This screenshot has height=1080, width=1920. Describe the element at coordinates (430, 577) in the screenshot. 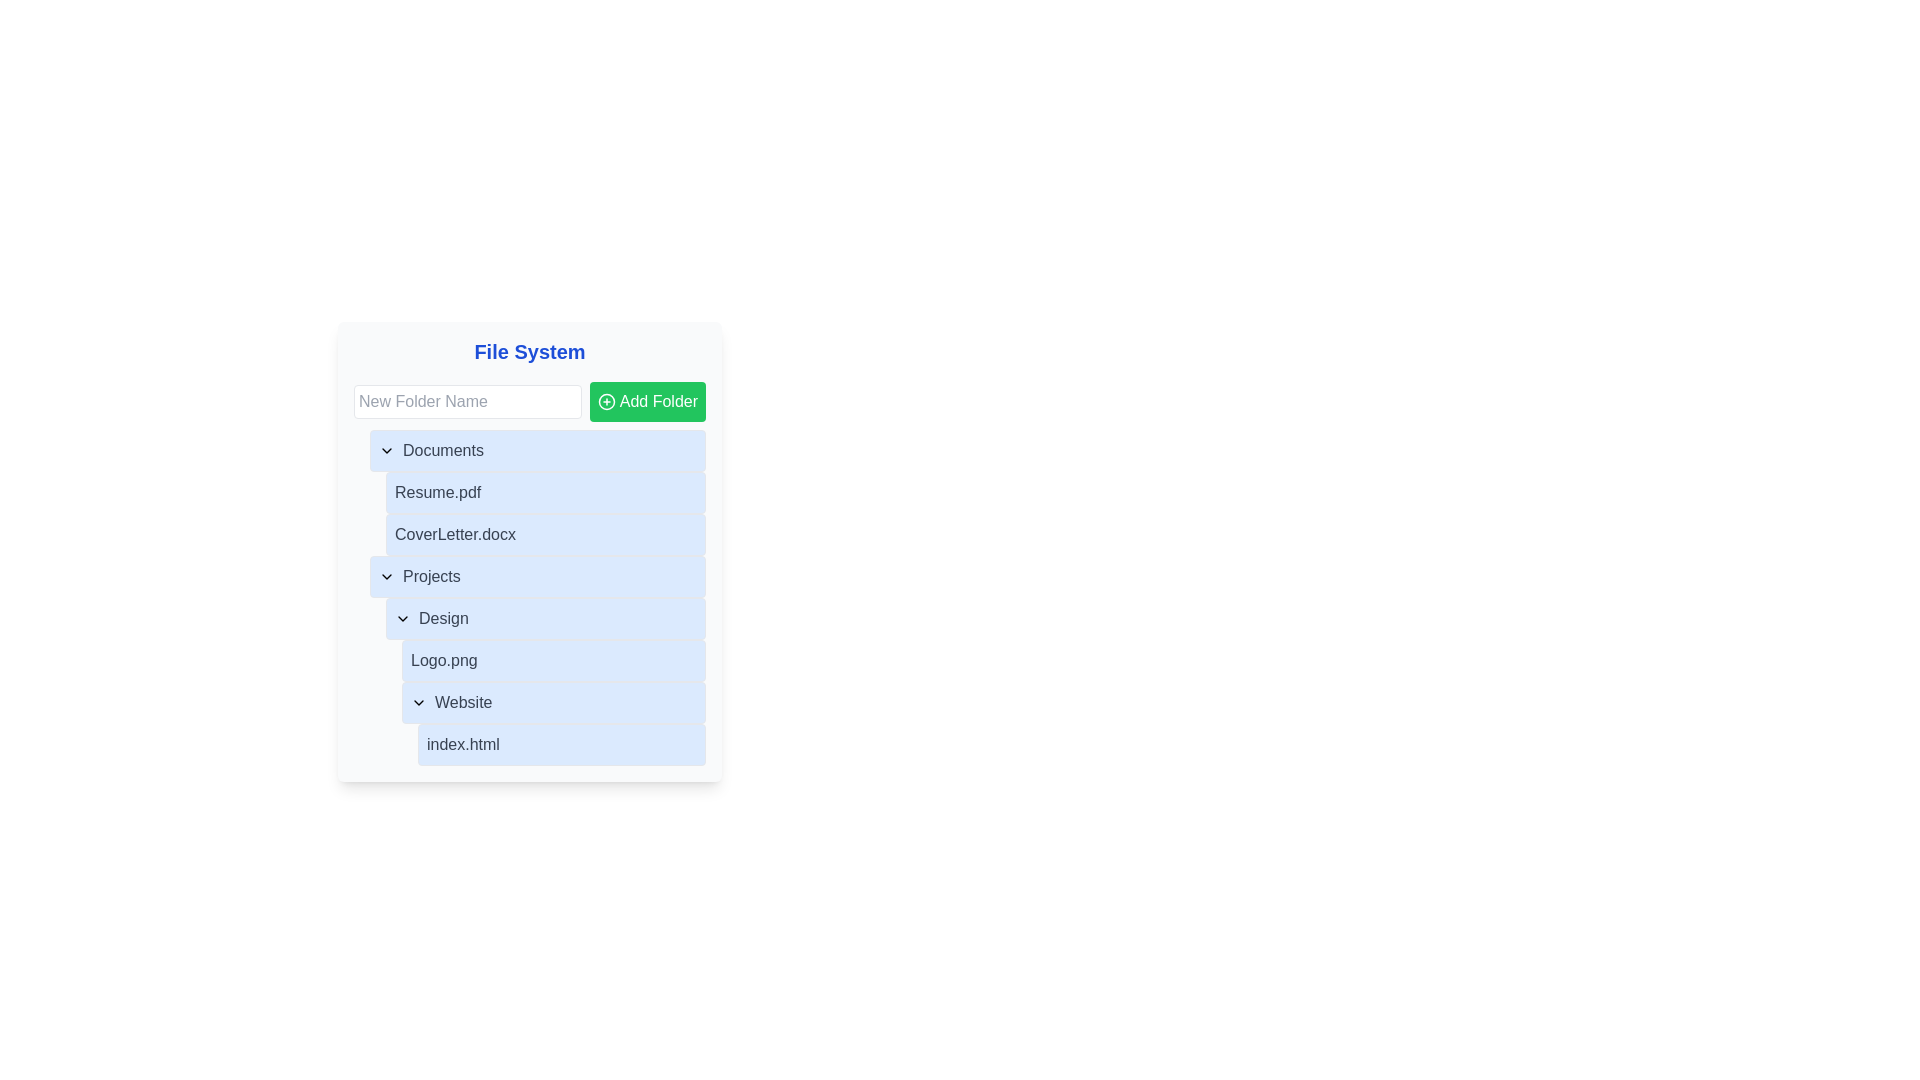

I see `the 'Projects' text label, which is styled with a medium font weight and gray color, indicating its role as a title within a collapsible list item` at that location.